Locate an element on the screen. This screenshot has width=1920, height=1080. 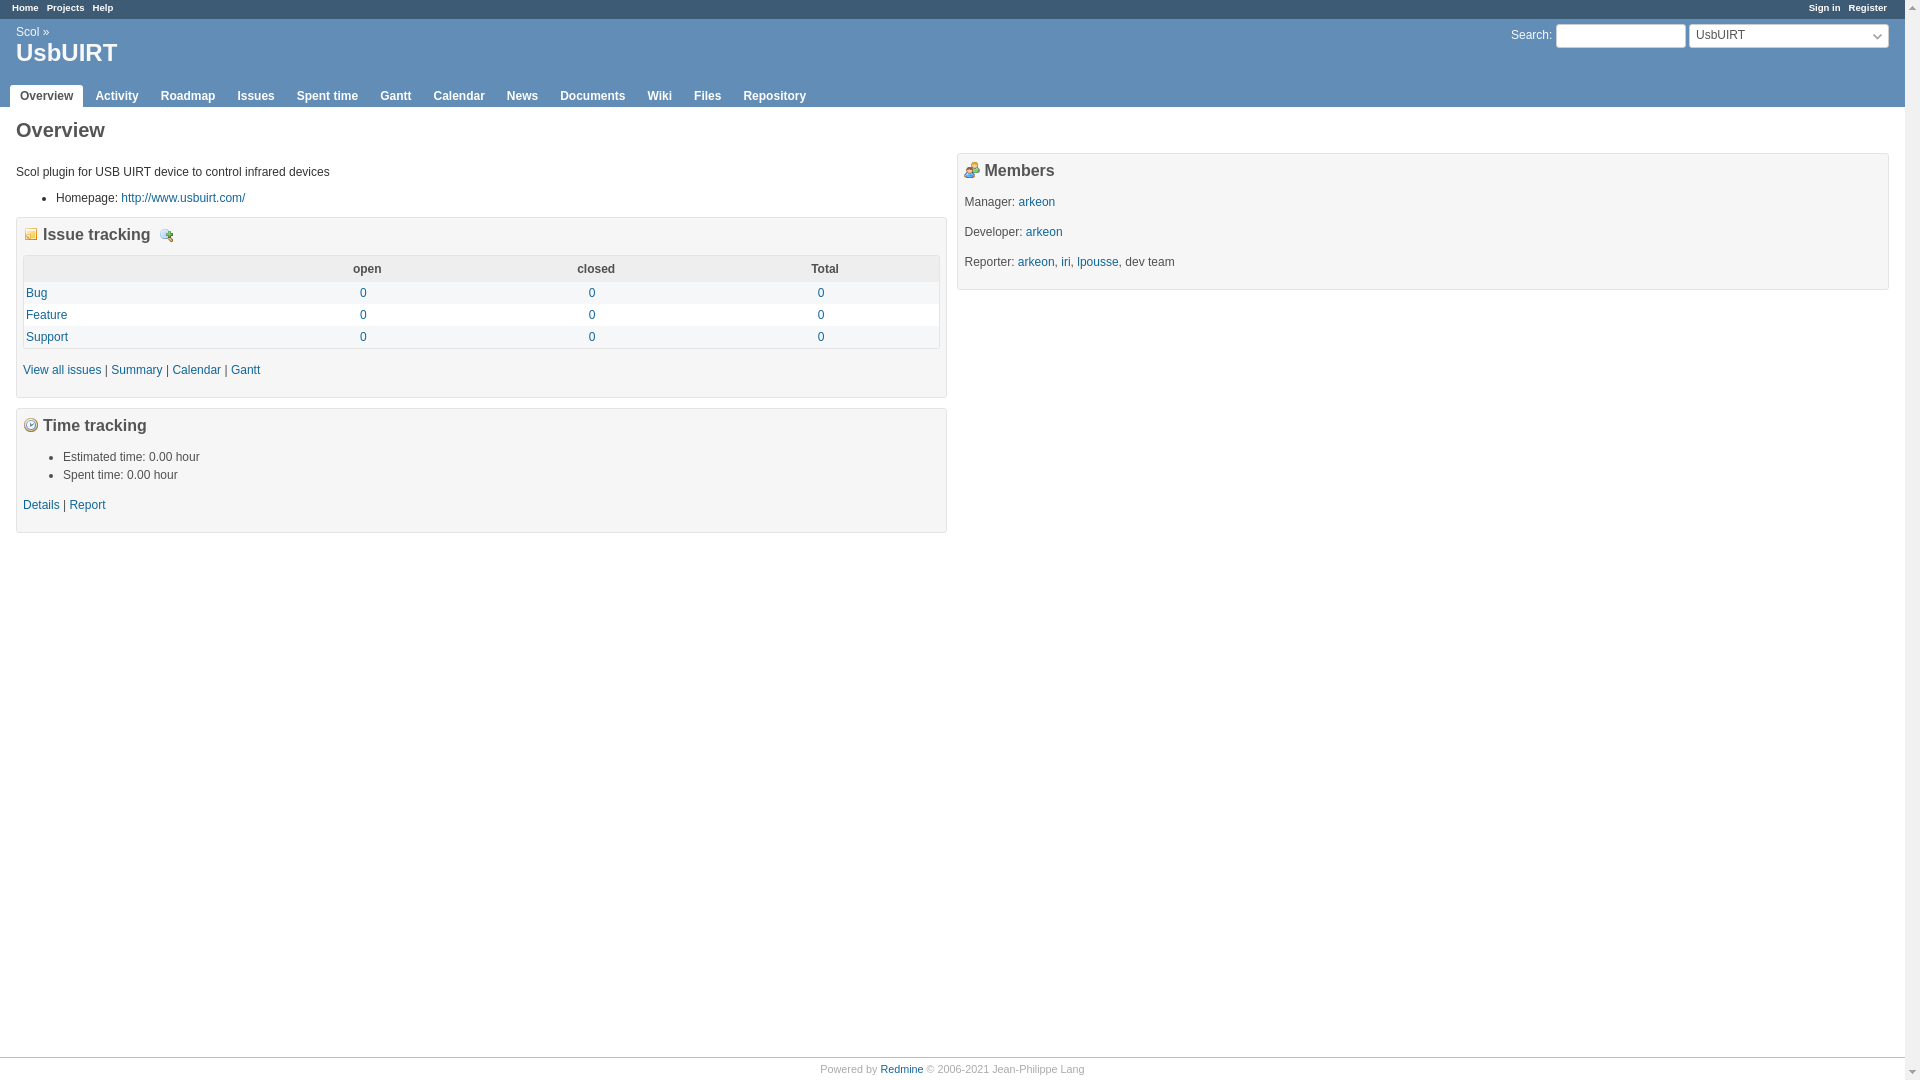
'Help' is located at coordinates (102, 7).